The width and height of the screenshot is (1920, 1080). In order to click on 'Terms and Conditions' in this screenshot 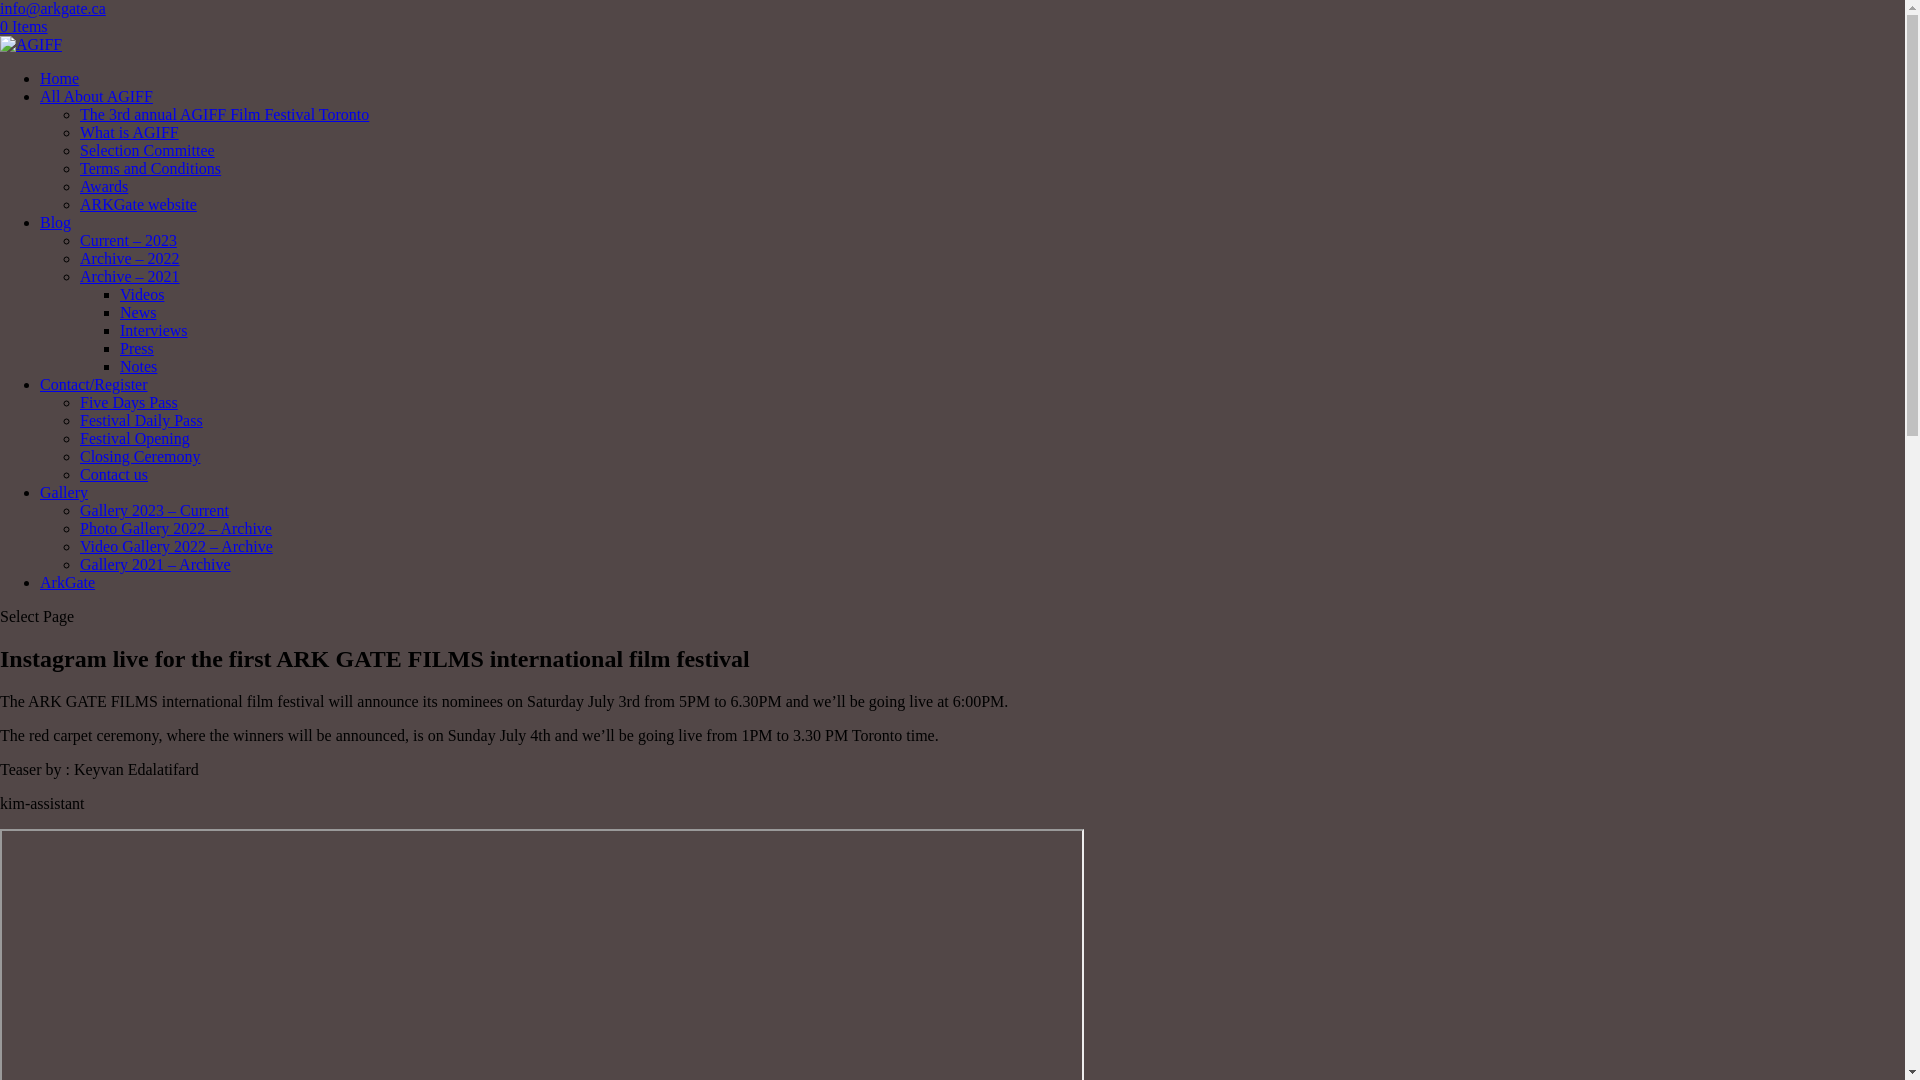, I will do `click(149, 167)`.